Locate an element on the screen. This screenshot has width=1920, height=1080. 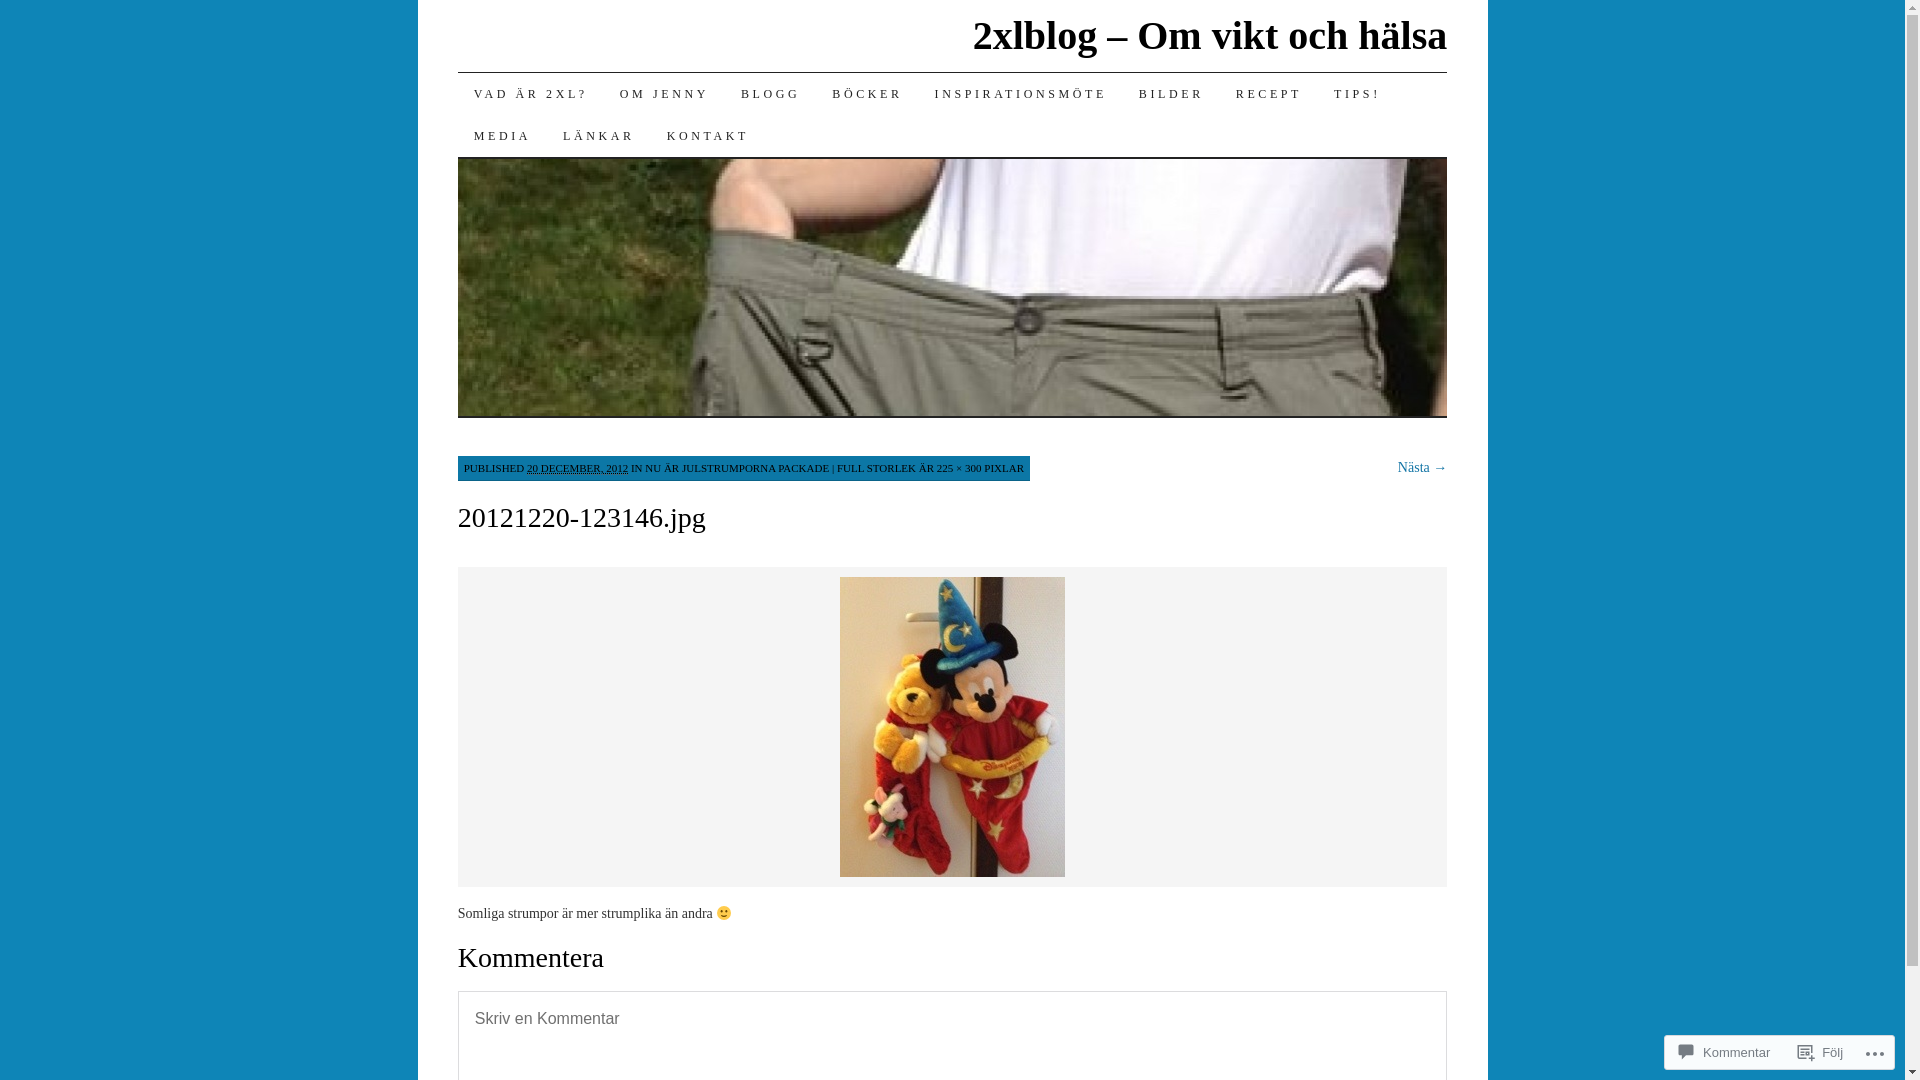
'20121220-123146.jpg' is located at coordinates (951, 873).